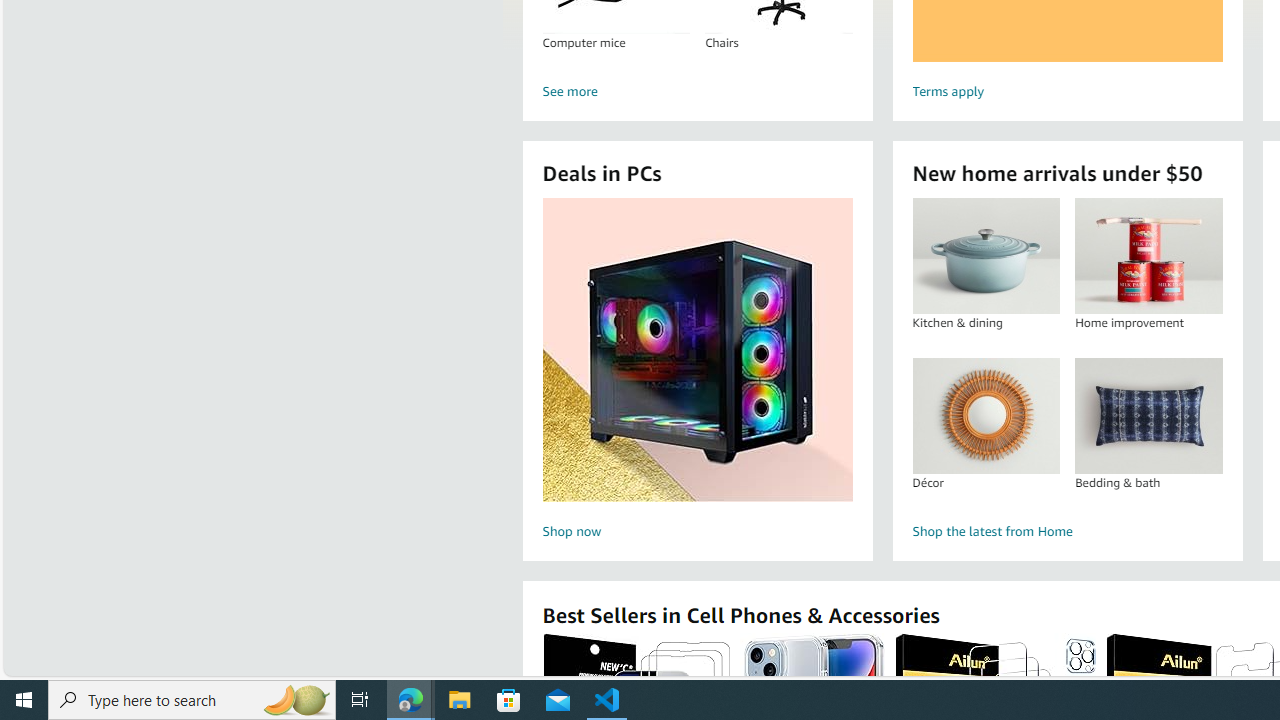 Image resolution: width=1280 pixels, height=720 pixels. What do you see at coordinates (986, 255) in the screenshot?
I see `'Kitchen & dining'` at bounding box center [986, 255].